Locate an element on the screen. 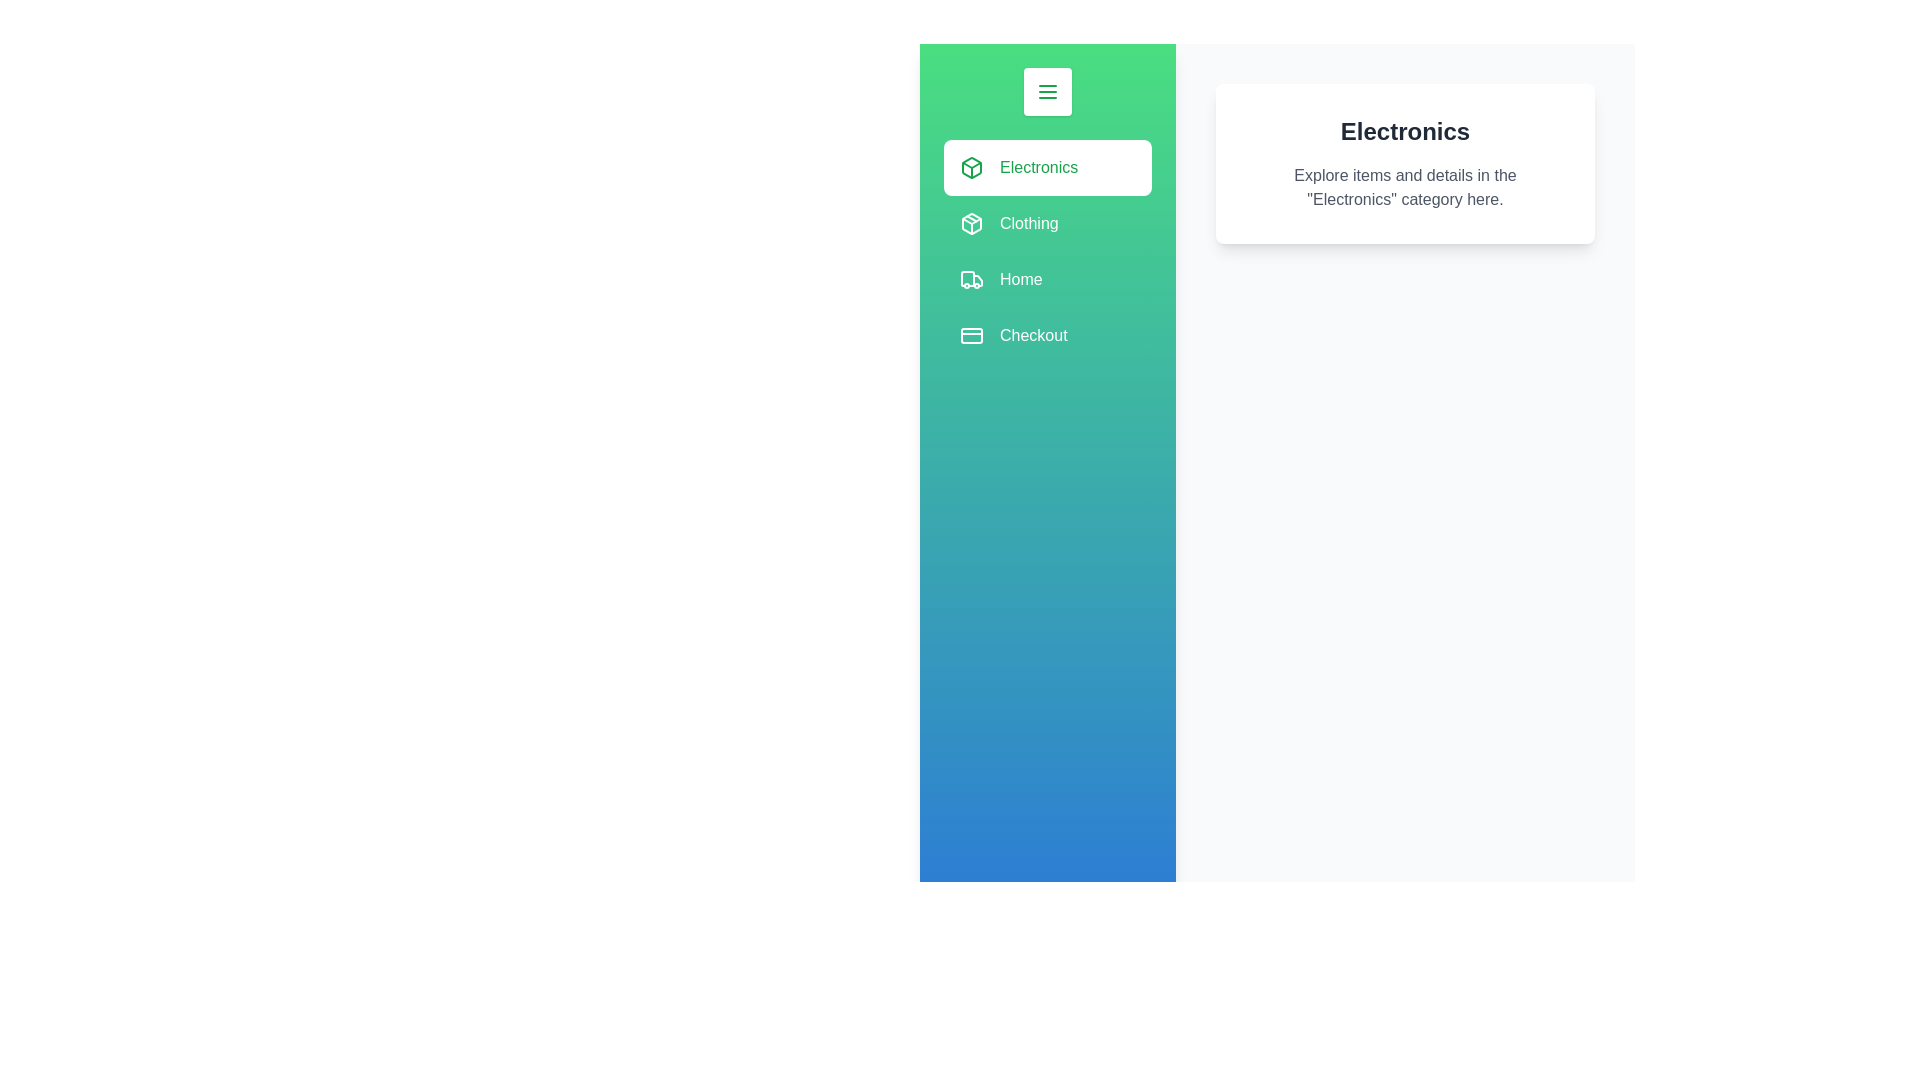 Image resolution: width=1920 pixels, height=1080 pixels. the category Clothing from the list by clicking on its interactive area is located at coordinates (1046, 223).